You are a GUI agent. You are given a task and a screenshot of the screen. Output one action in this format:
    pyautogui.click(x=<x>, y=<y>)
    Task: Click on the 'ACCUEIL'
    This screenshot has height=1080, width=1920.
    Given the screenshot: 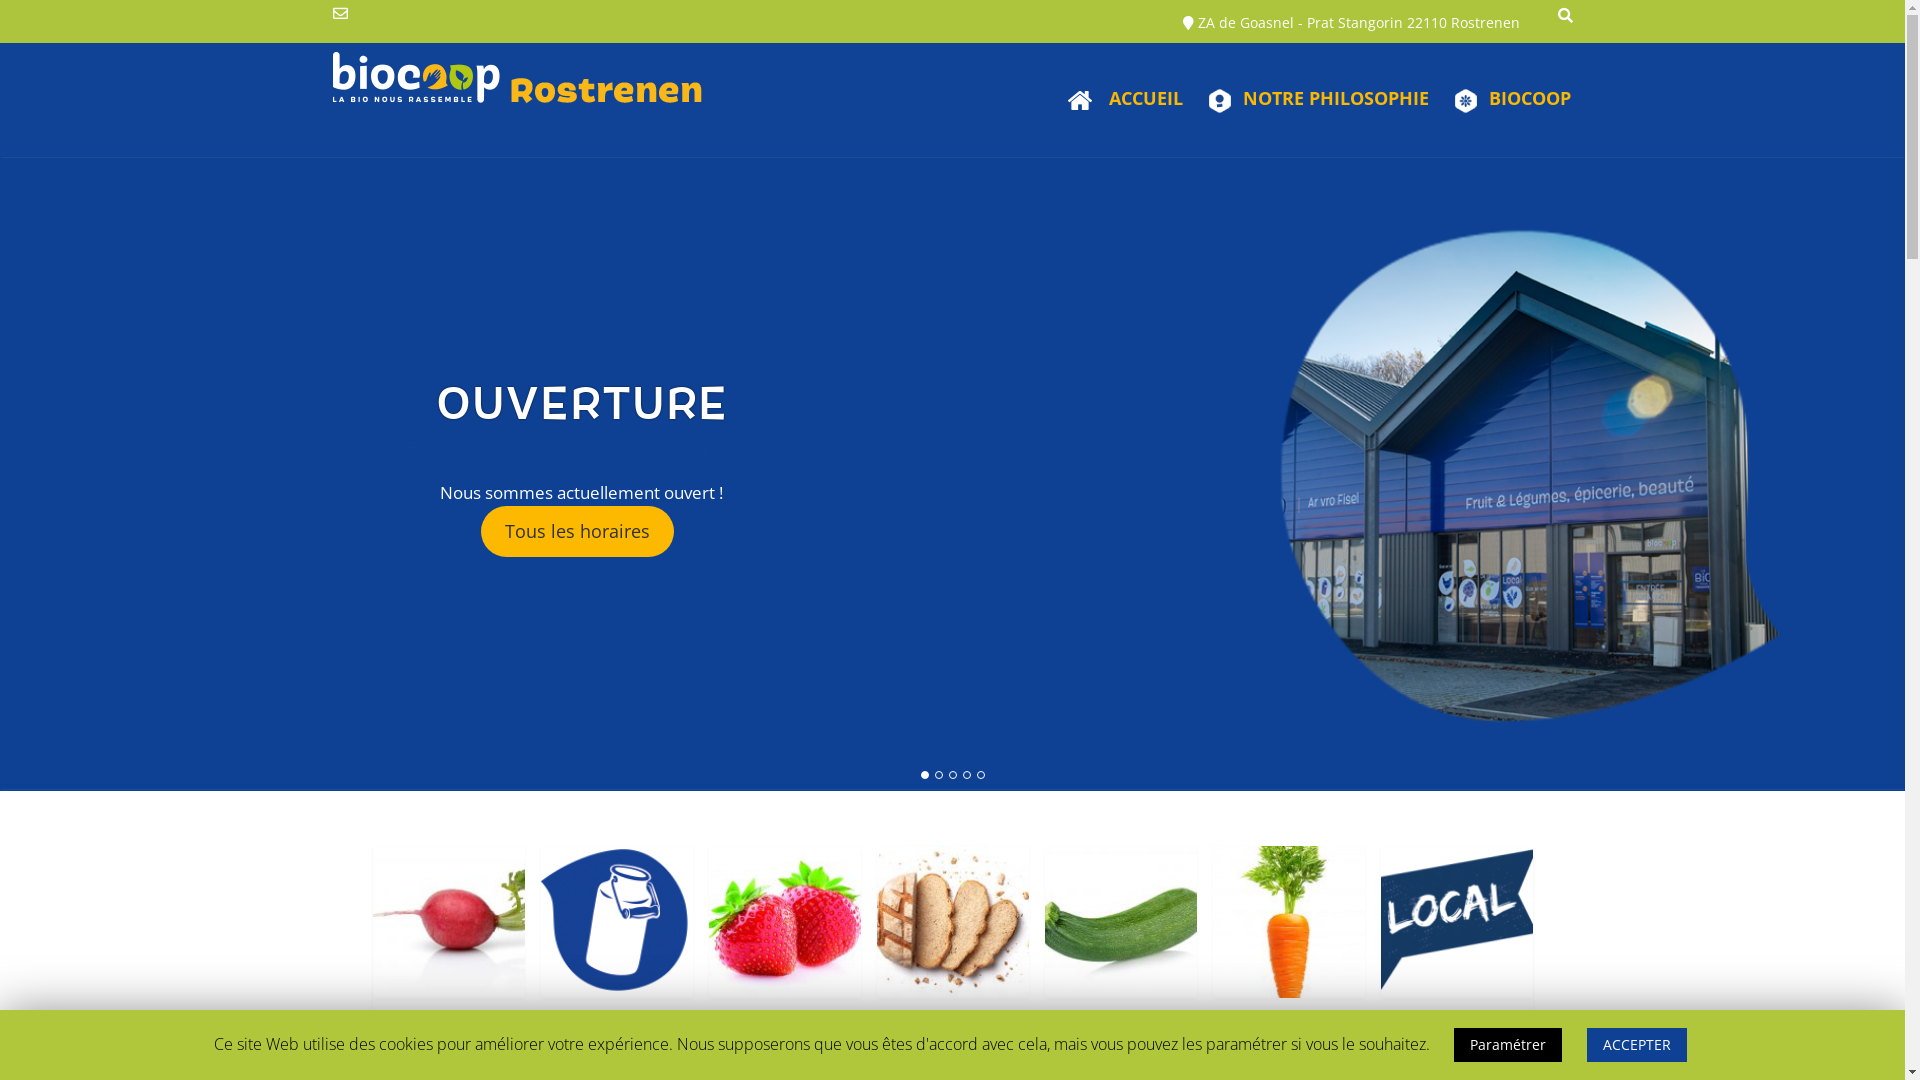 What is the action you would take?
    pyautogui.click(x=1042, y=99)
    